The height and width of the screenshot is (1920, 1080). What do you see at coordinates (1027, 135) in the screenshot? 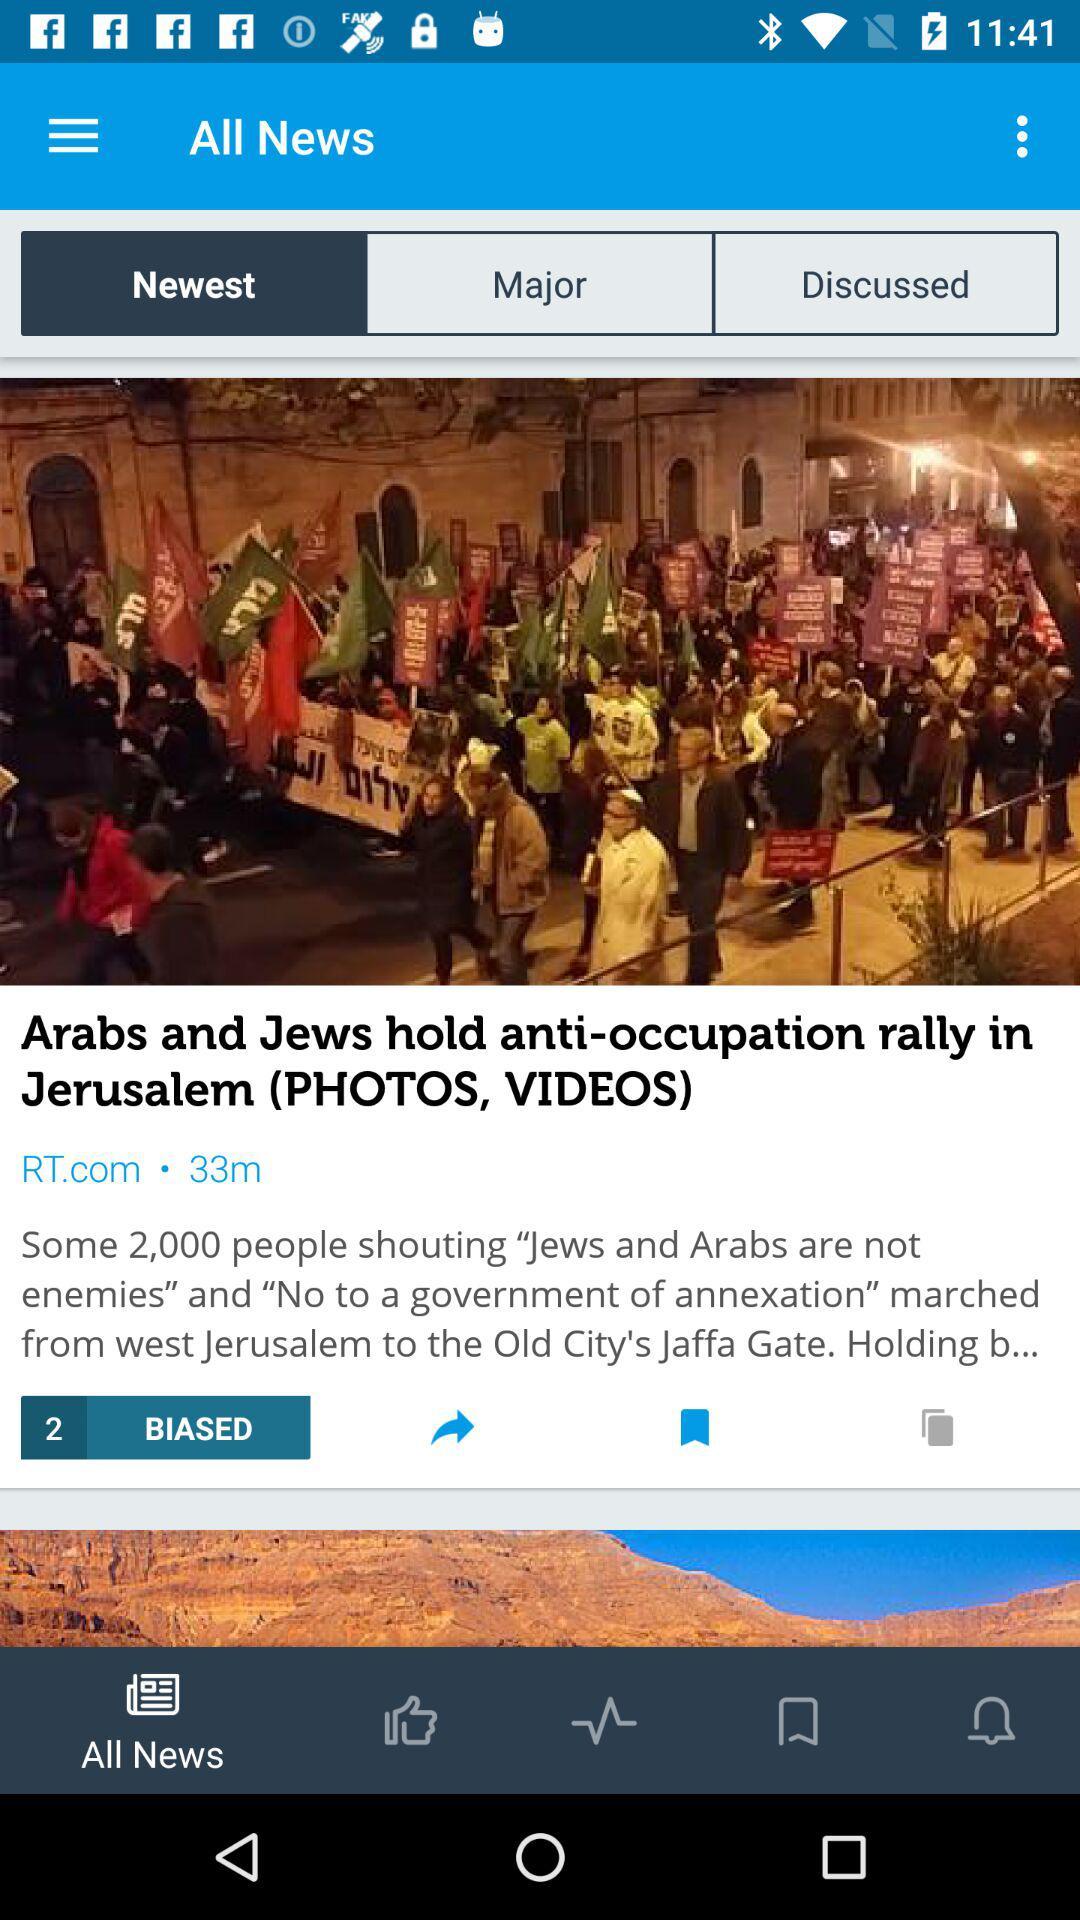
I see `icon above the discussed item` at bounding box center [1027, 135].